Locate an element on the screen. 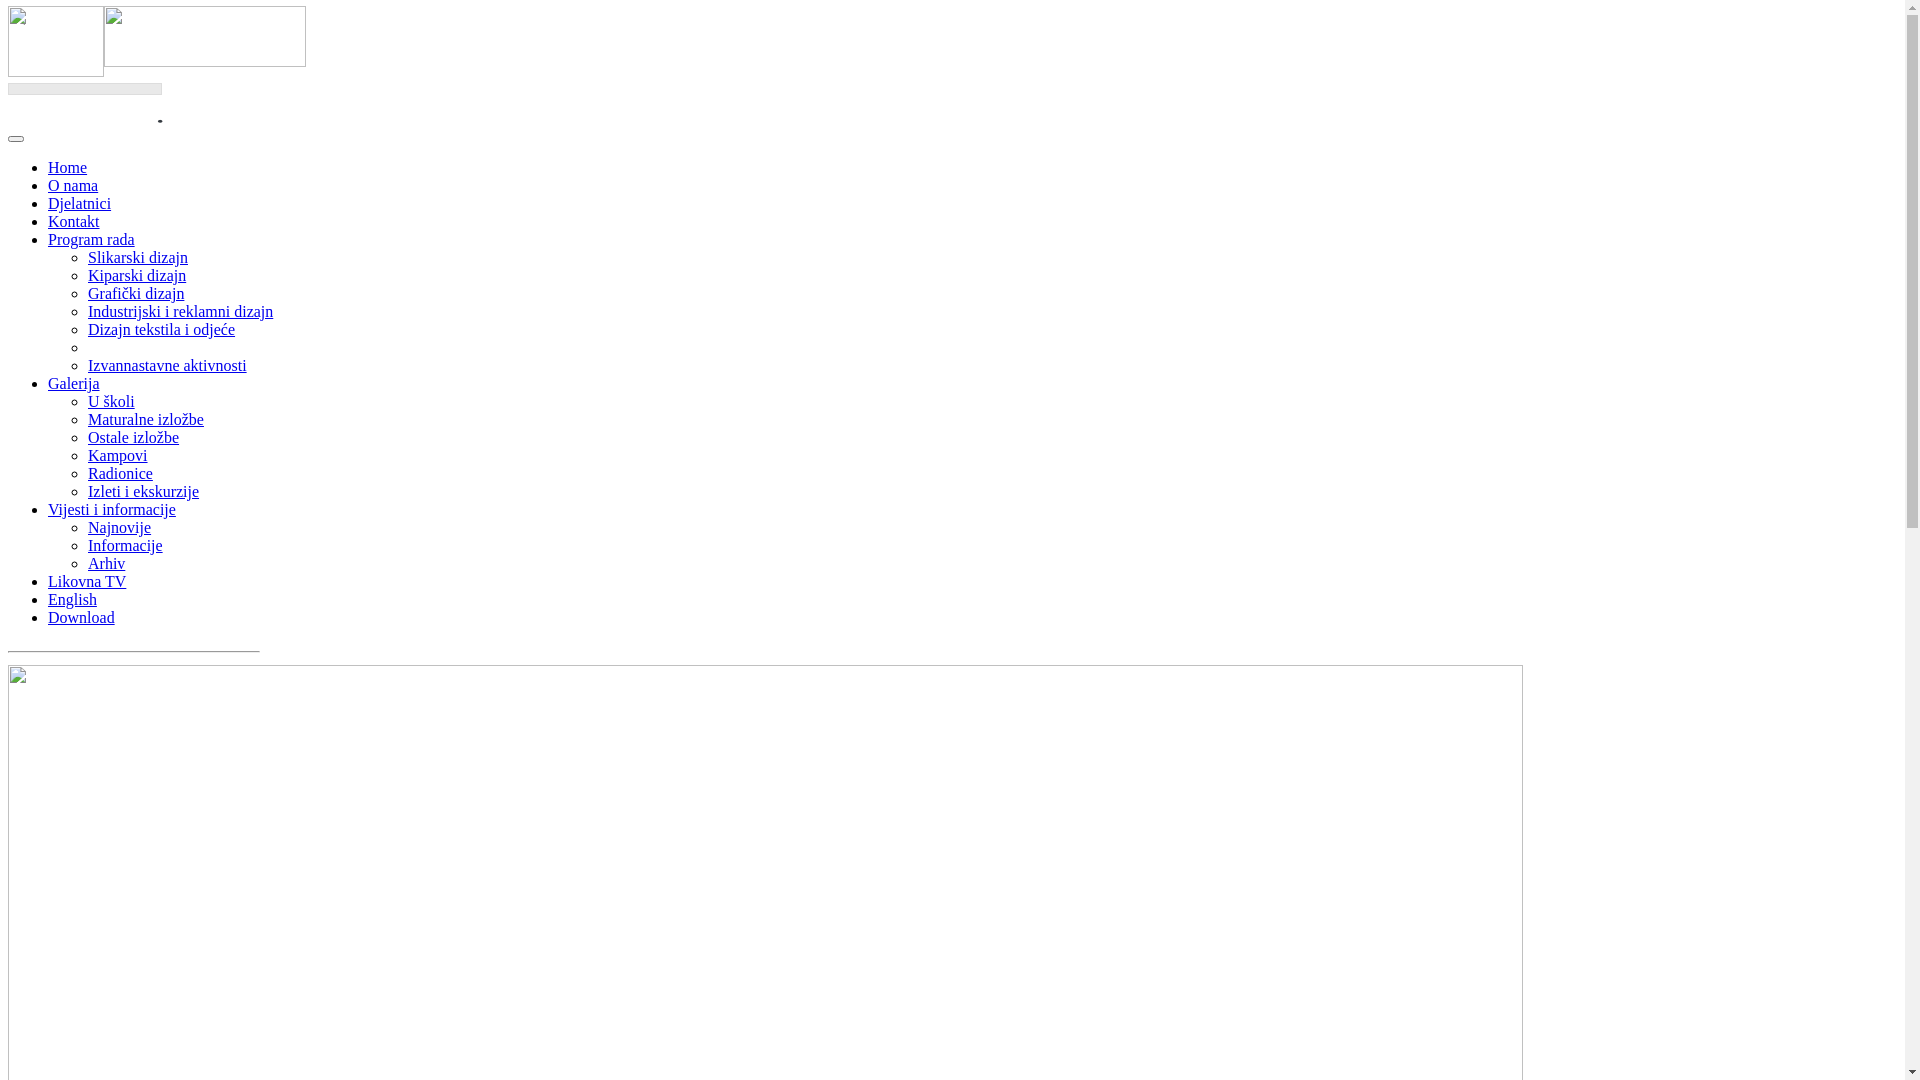 This screenshot has height=1080, width=1920. 'Kiparski dizajn' is located at coordinates (136, 275).